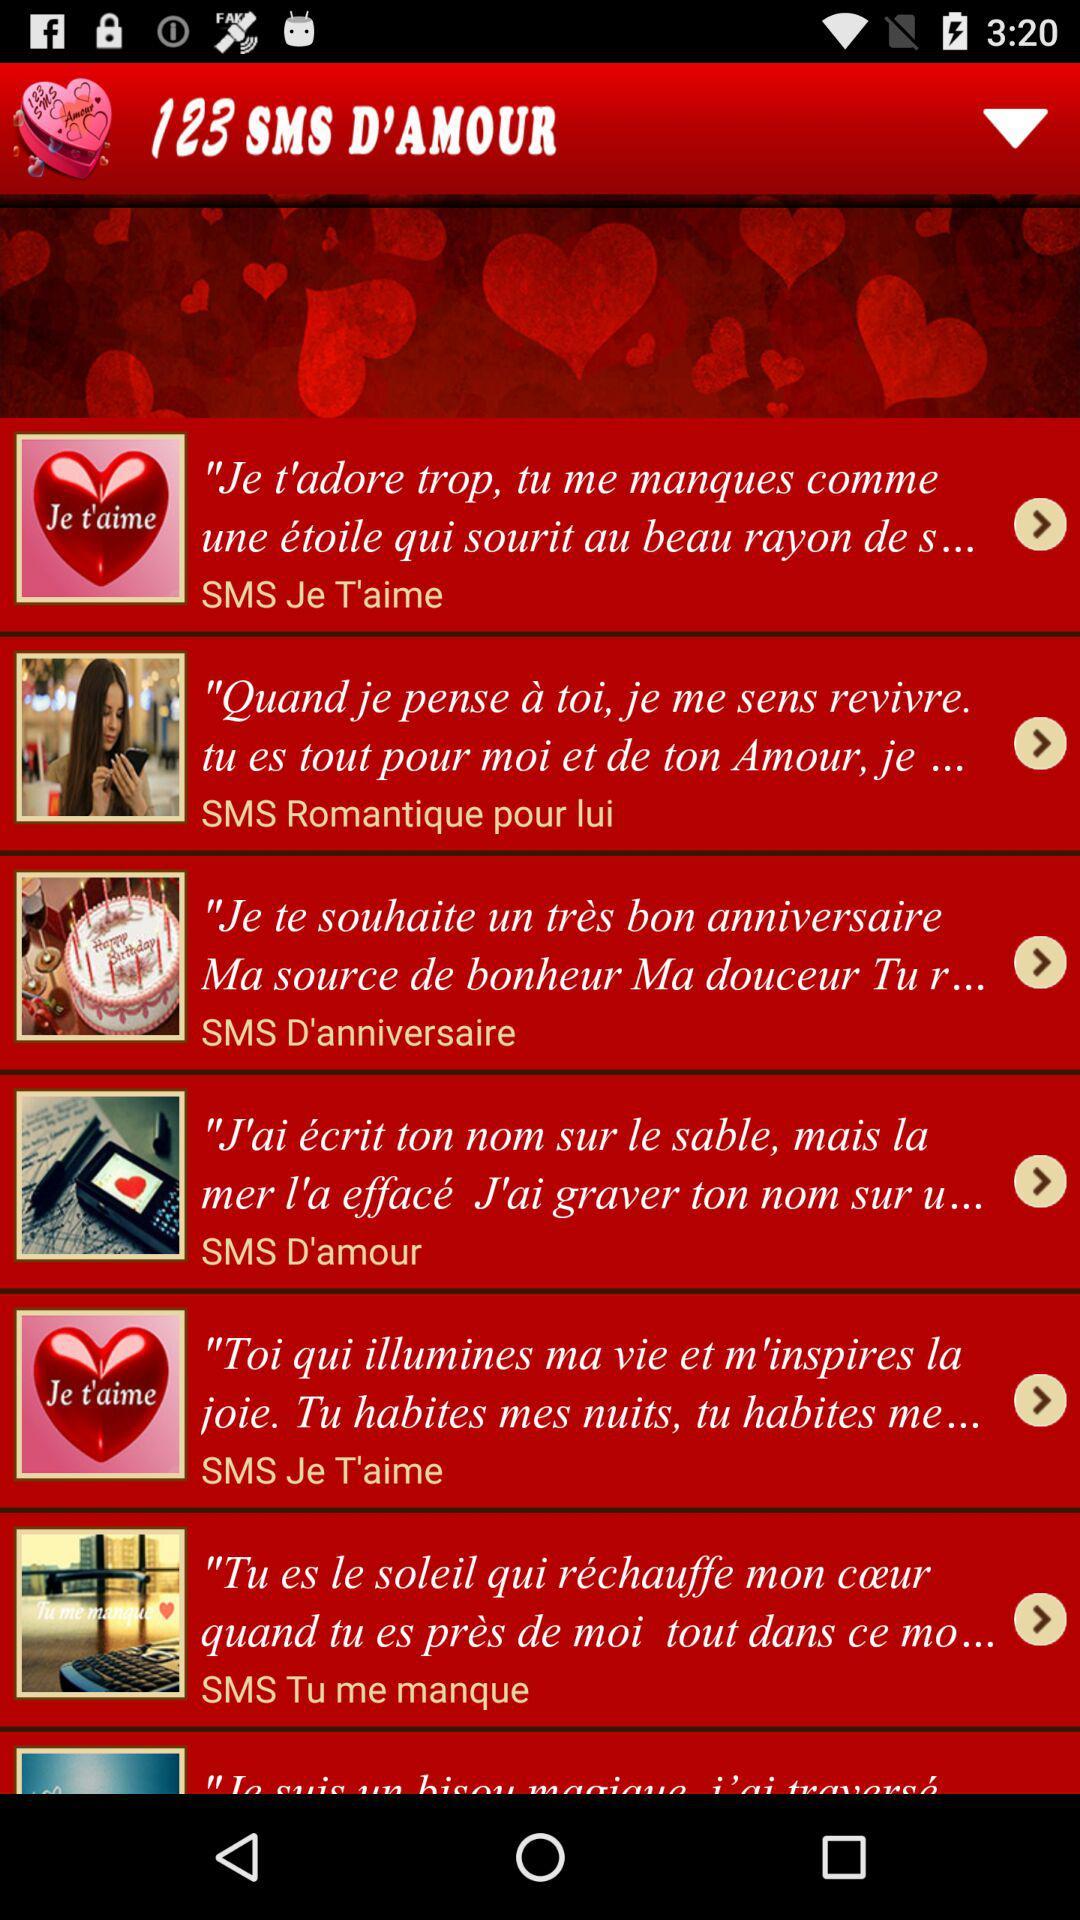 Image resolution: width=1080 pixels, height=1920 pixels. What do you see at coordinates (1015, 127) in the screenshot?
I see `dropdown icon` at bounding box center [1015, 127].